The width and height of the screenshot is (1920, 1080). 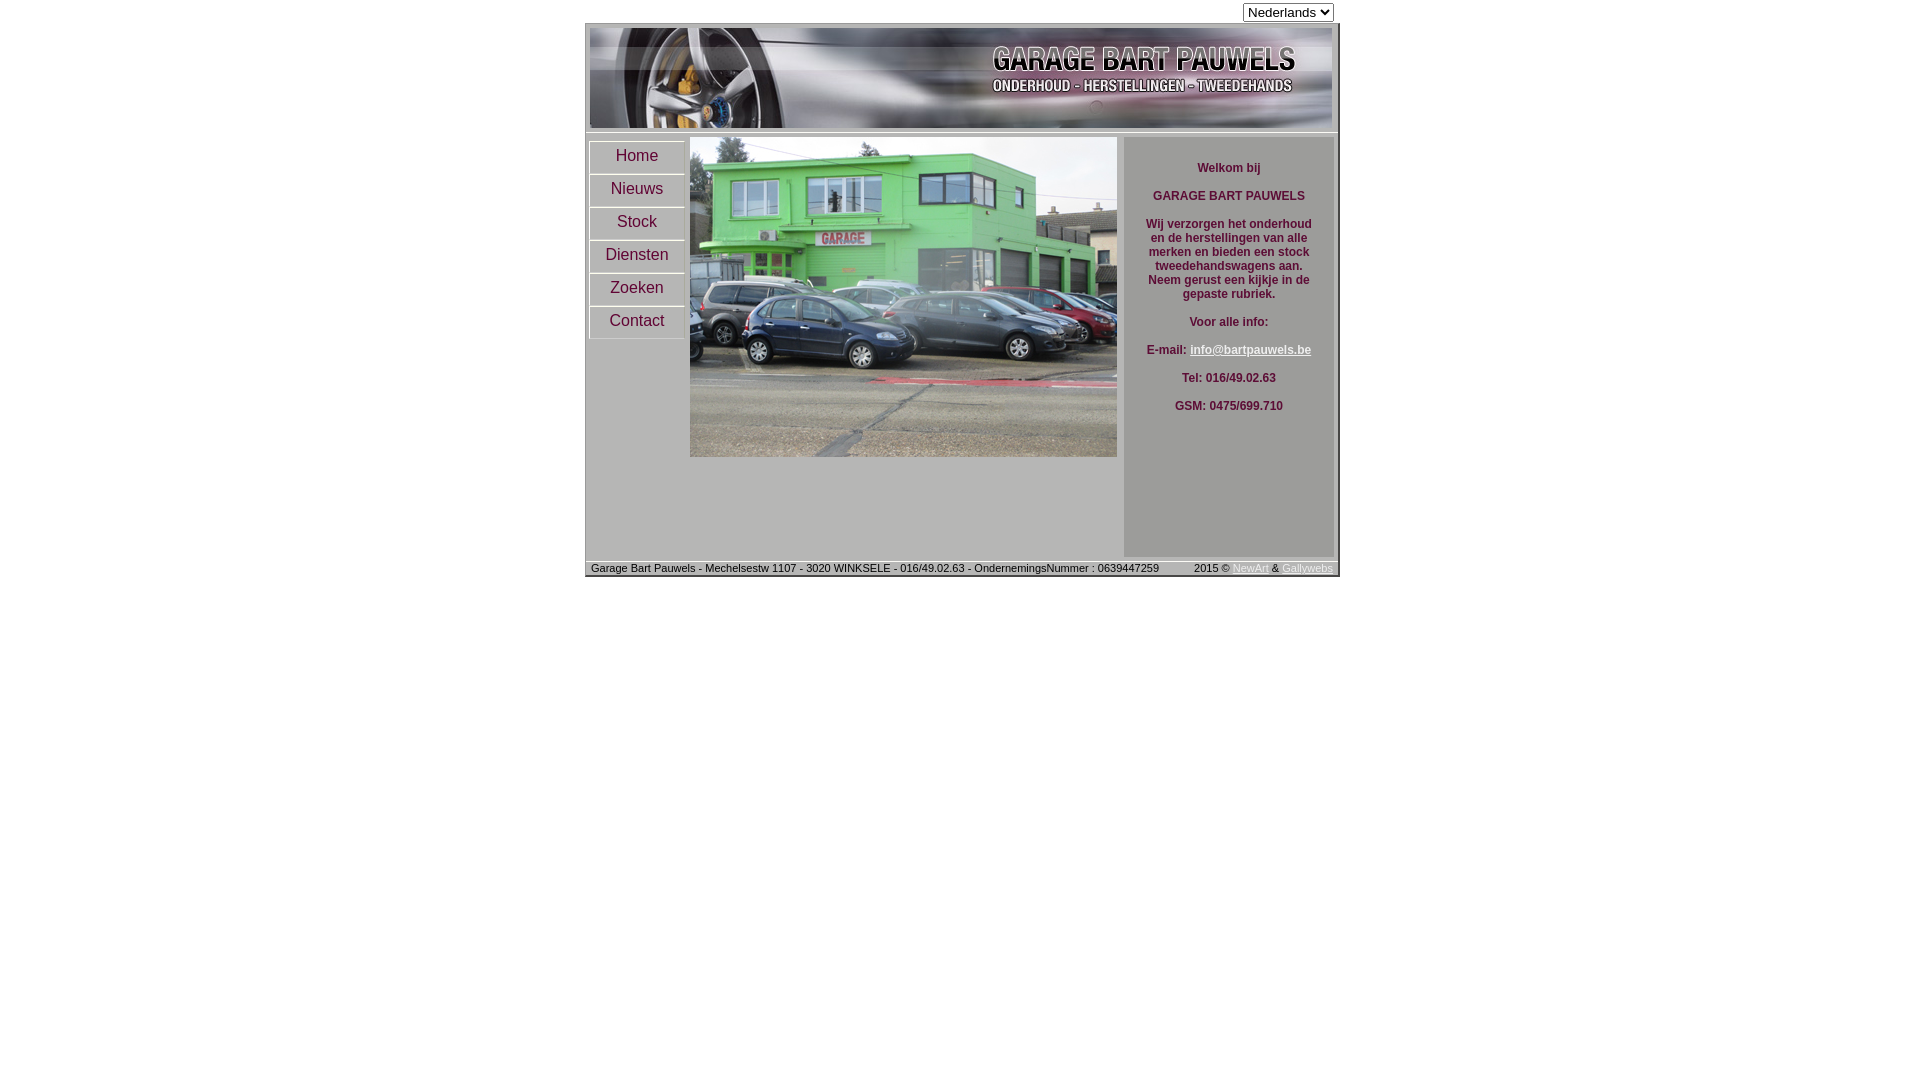 What do you see at coordinates (1250, 567) in the screenshot?
I see `'NewArt'` at bounding box center [1250, 567].